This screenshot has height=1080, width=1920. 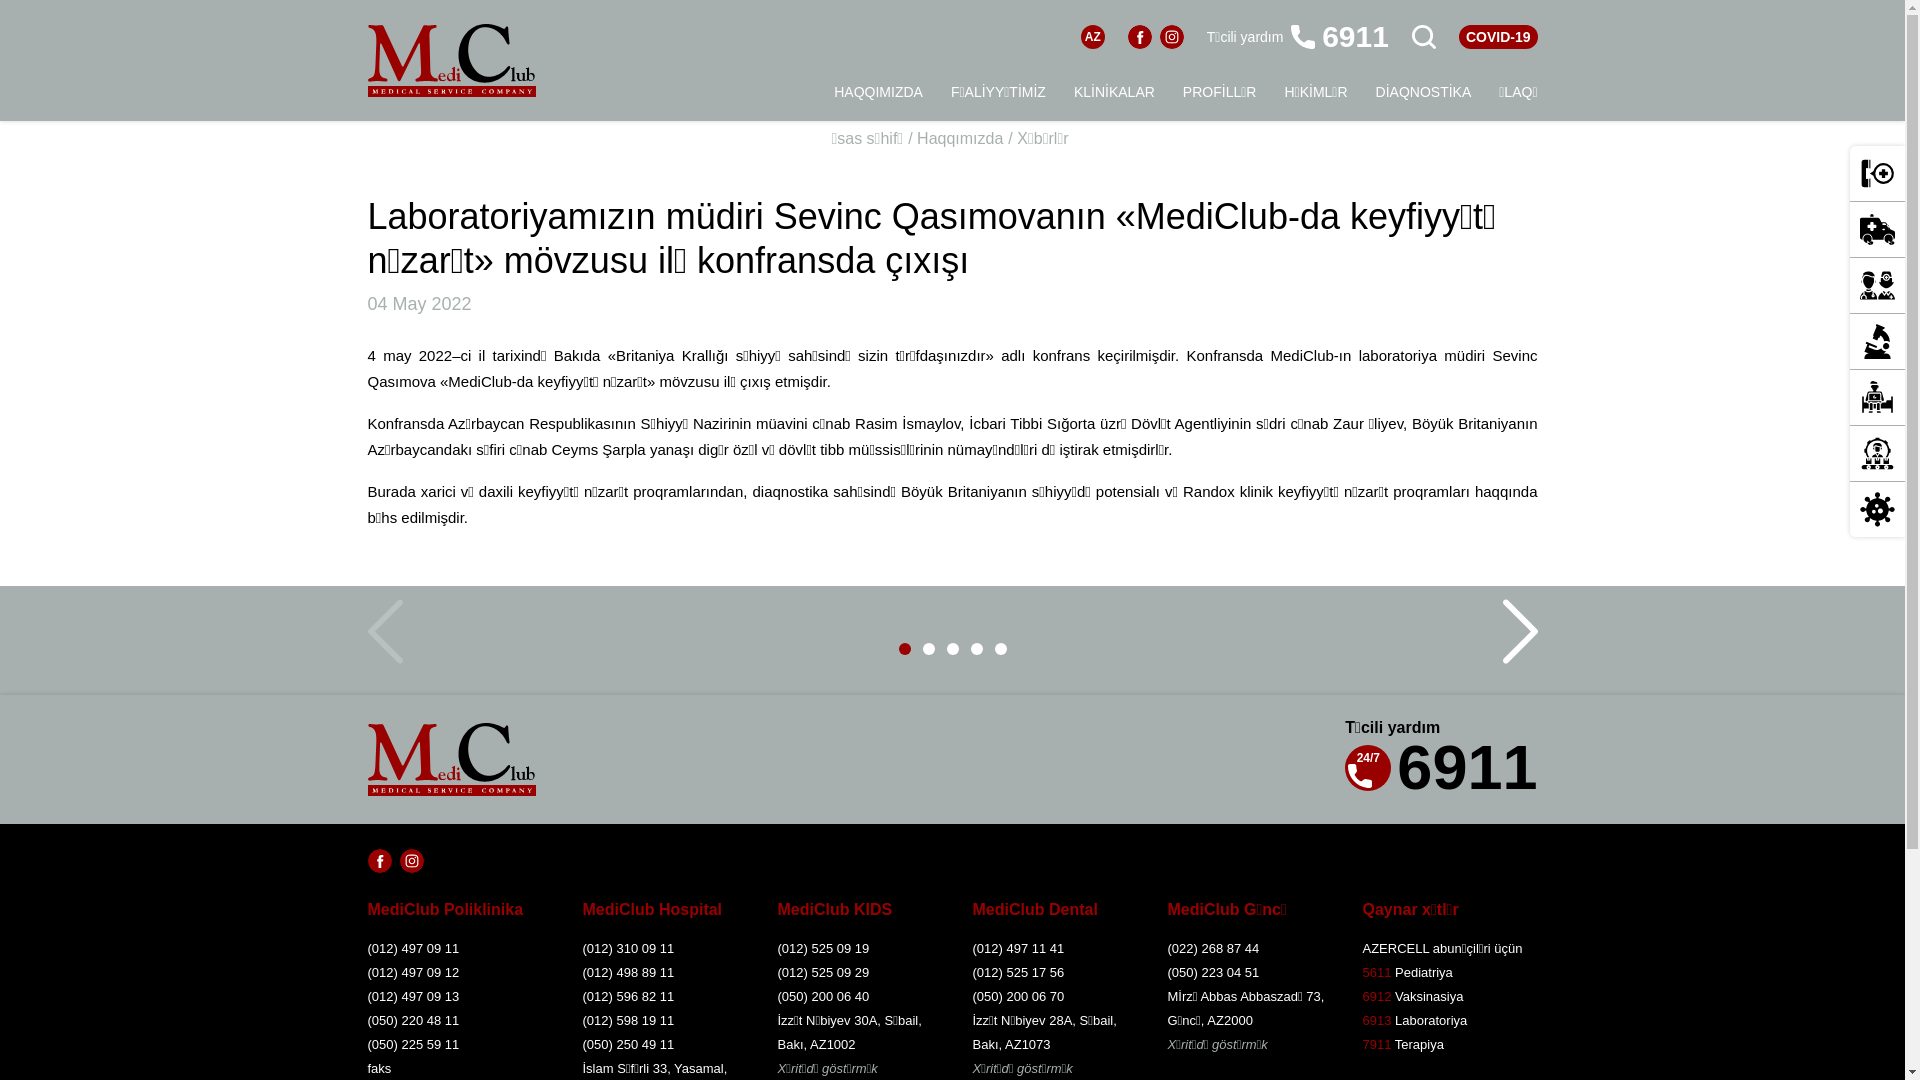 What do you see at coordinates (1375, 1043) in the screenshot?
I see `'7911'` at bounding box center [1375, 1043].